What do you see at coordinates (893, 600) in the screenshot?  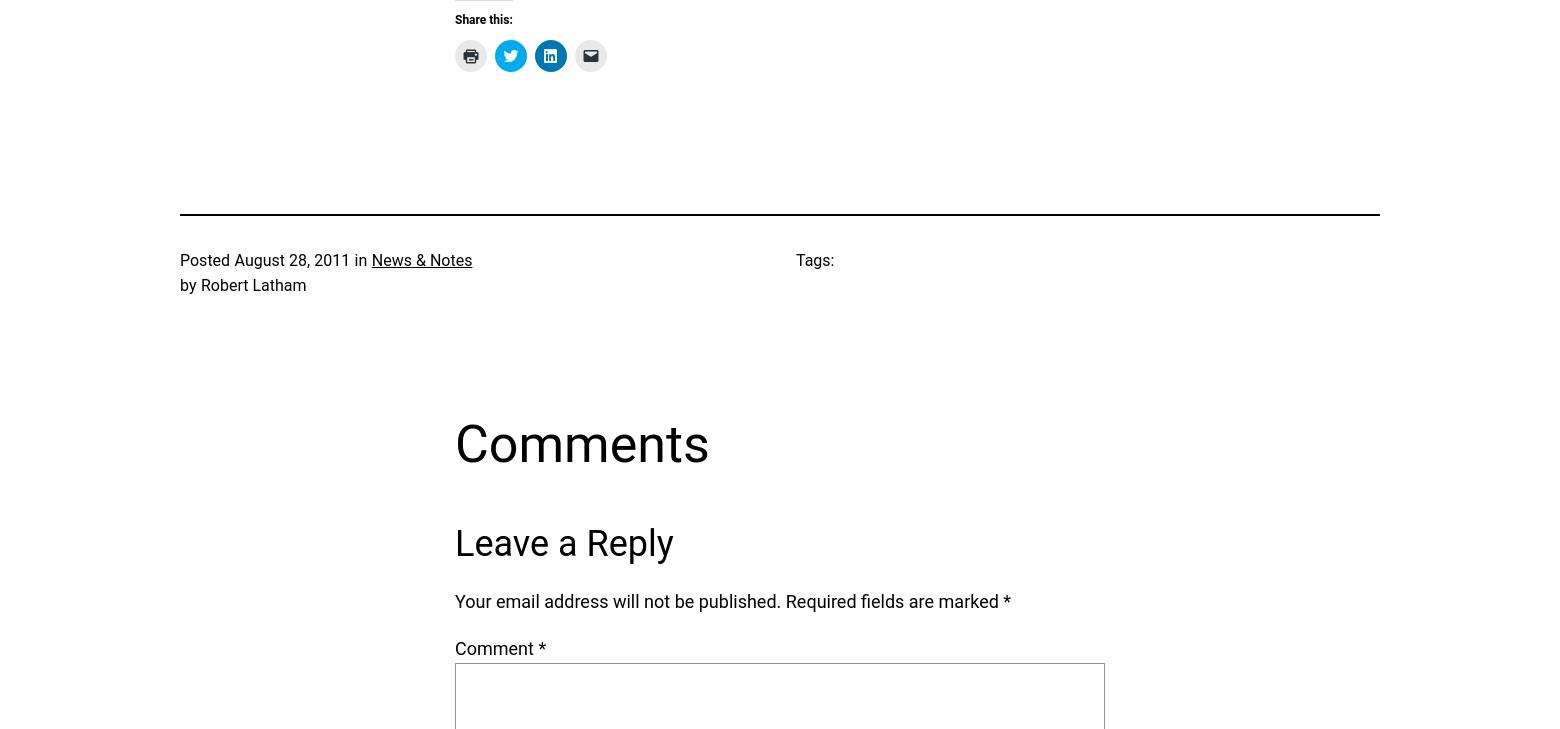 I see `'Required fields are marked'` at bounding box center [893, 600].